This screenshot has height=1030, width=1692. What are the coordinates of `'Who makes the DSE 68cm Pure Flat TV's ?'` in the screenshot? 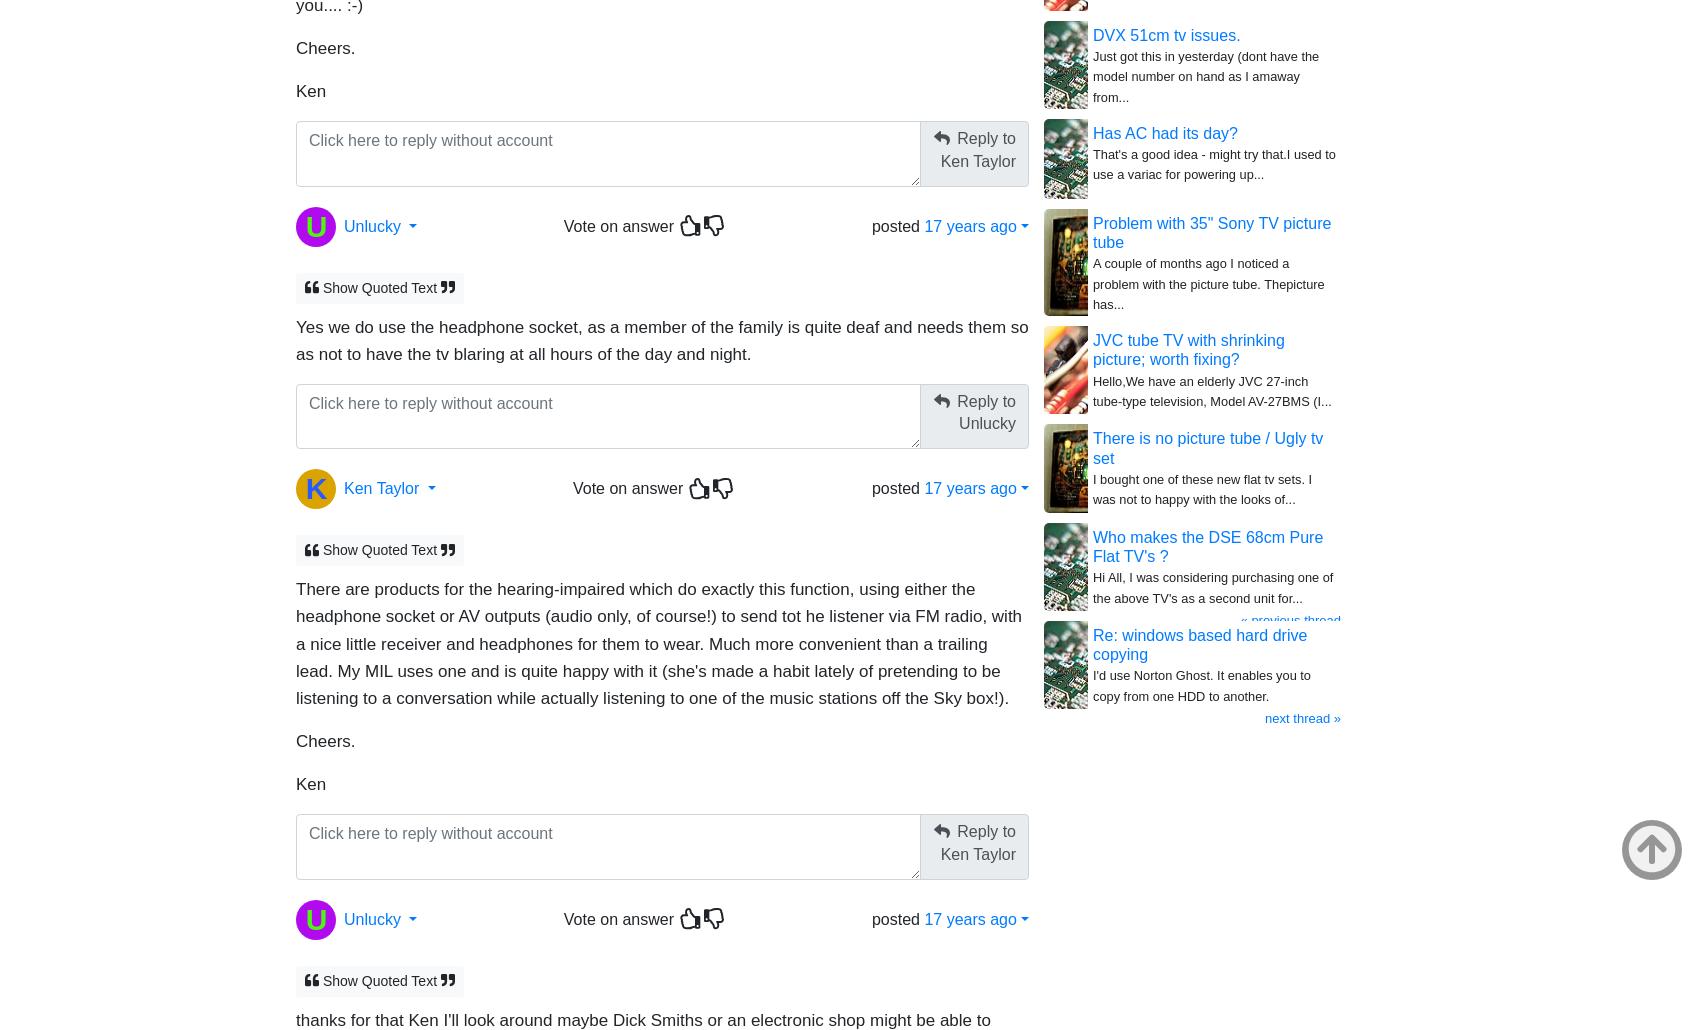 It's located at (1207, 546).